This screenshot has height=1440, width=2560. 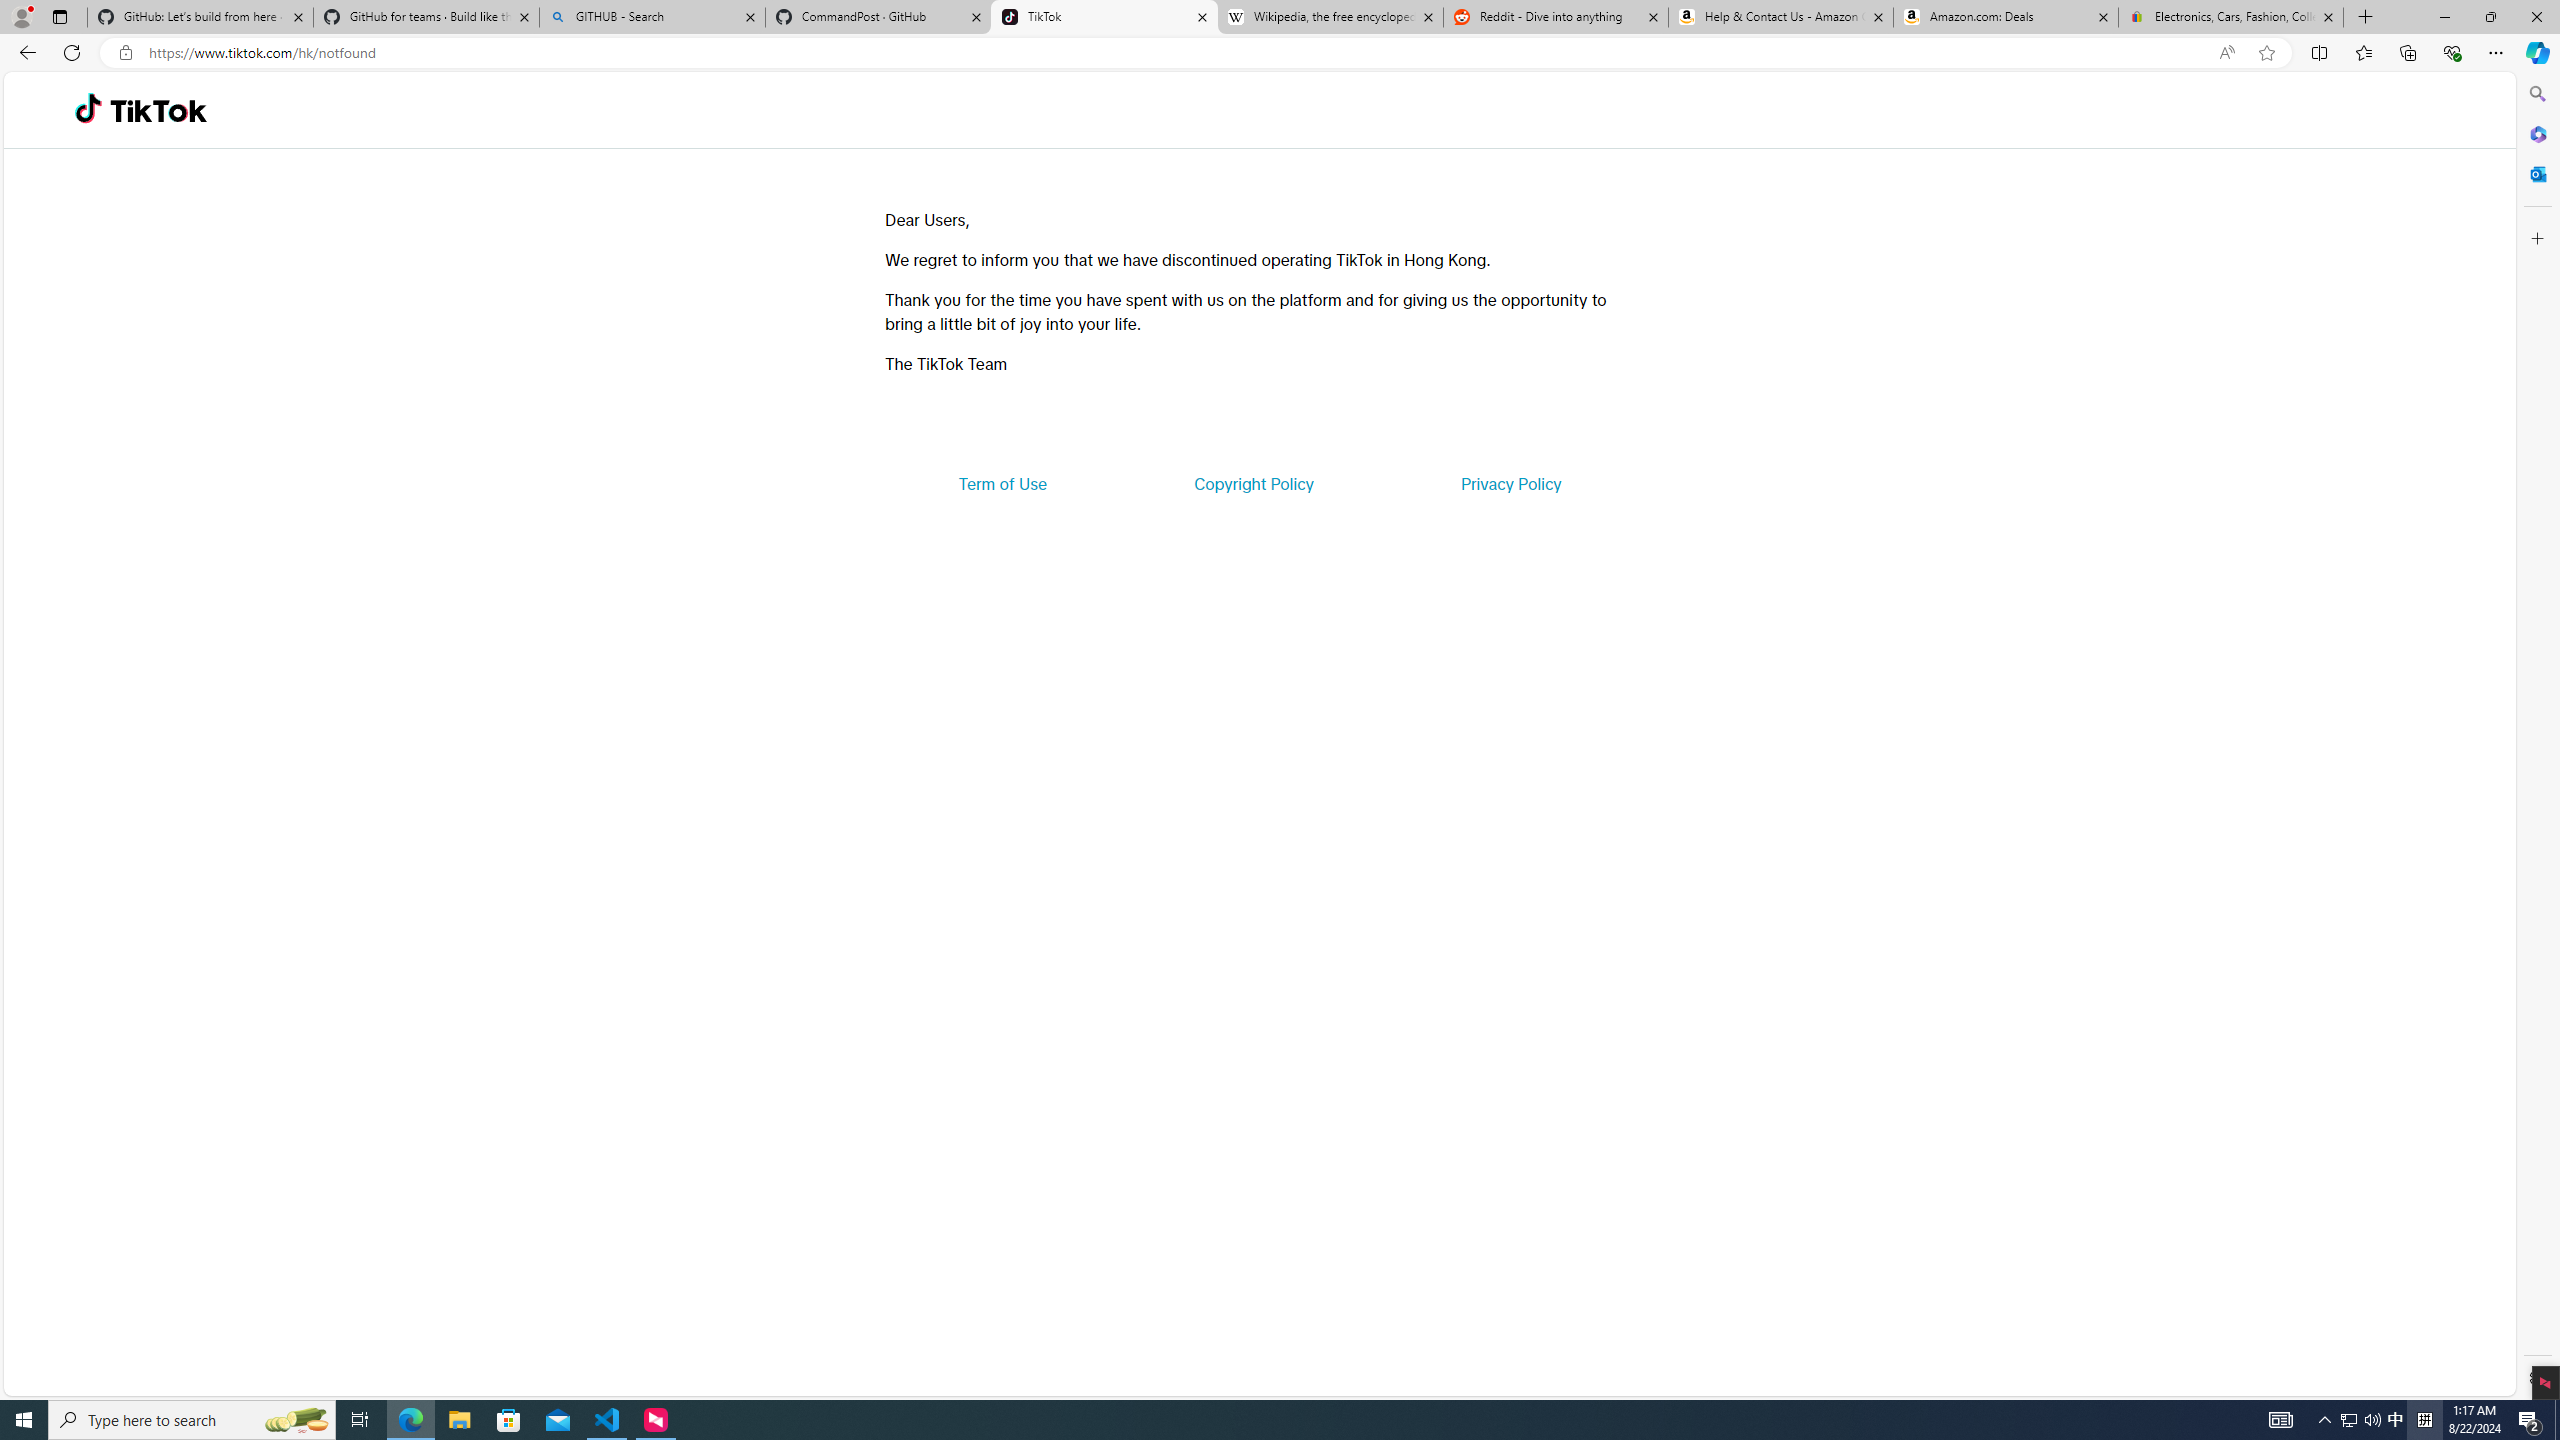 I want to click on 'GITHUB - Search', so click(x=651, y=16).